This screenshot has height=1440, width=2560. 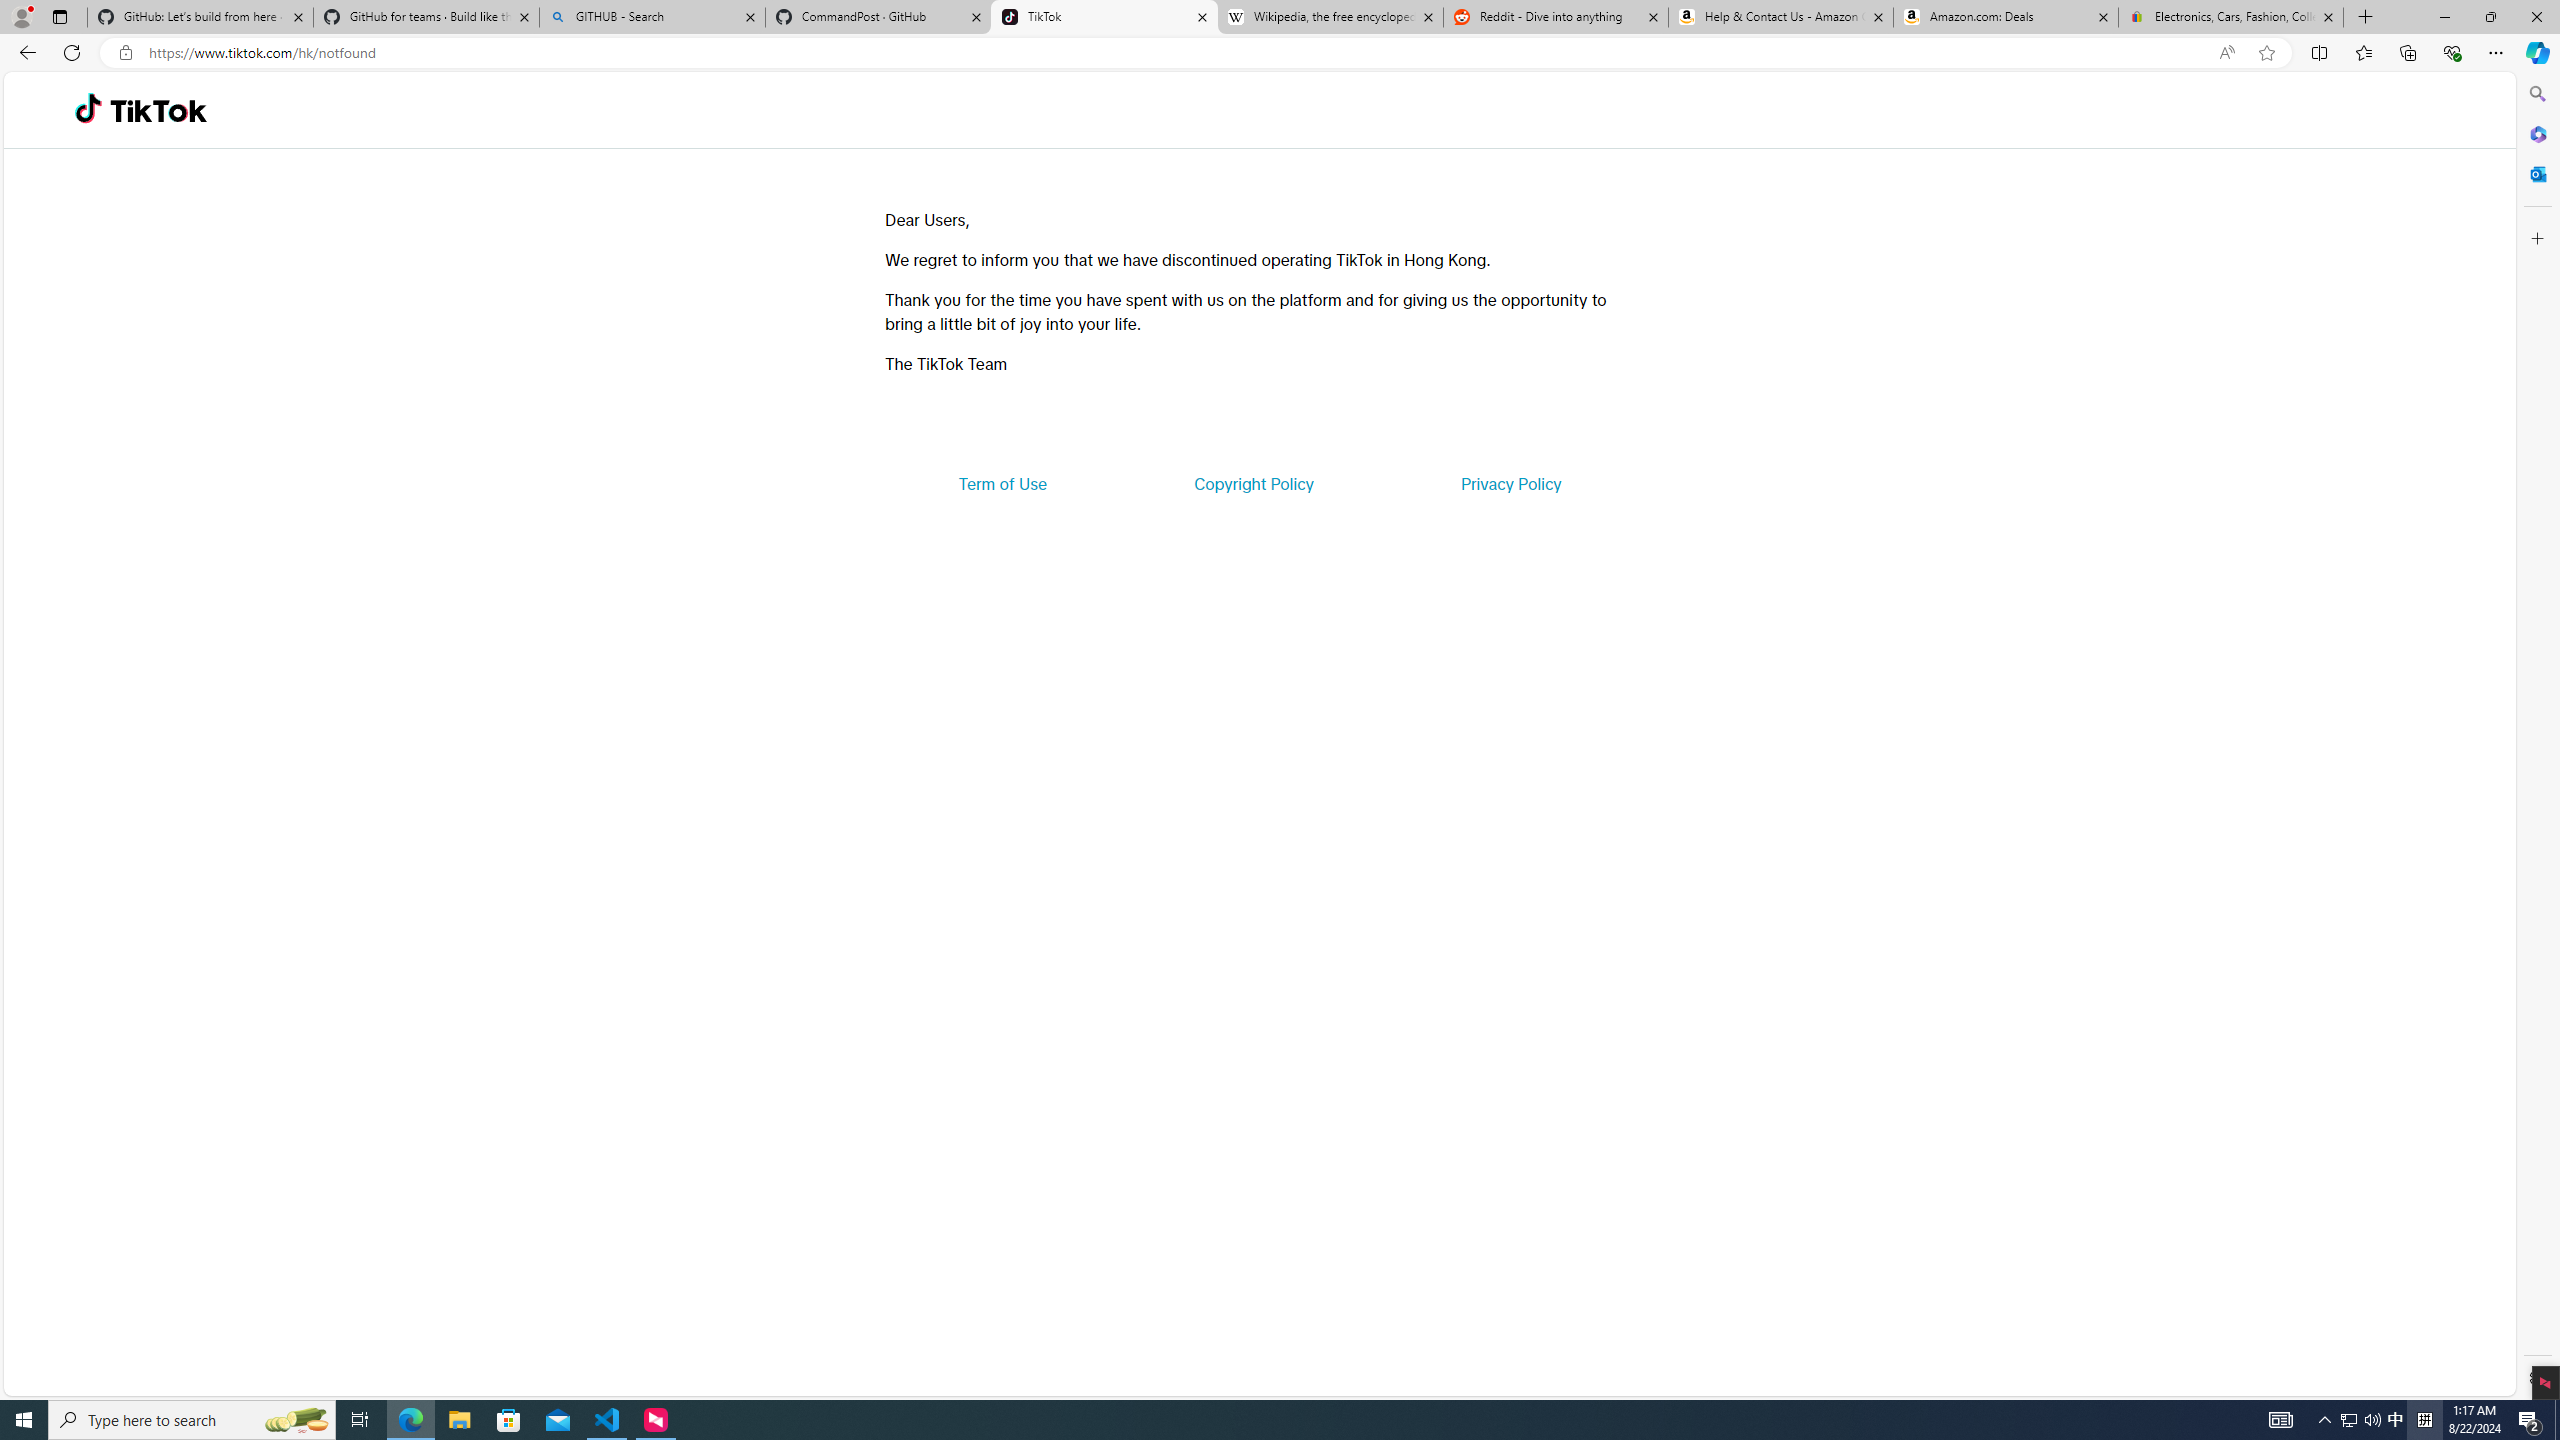 I want to click on 'GITHUB - Search', so click(x=651, y=16).